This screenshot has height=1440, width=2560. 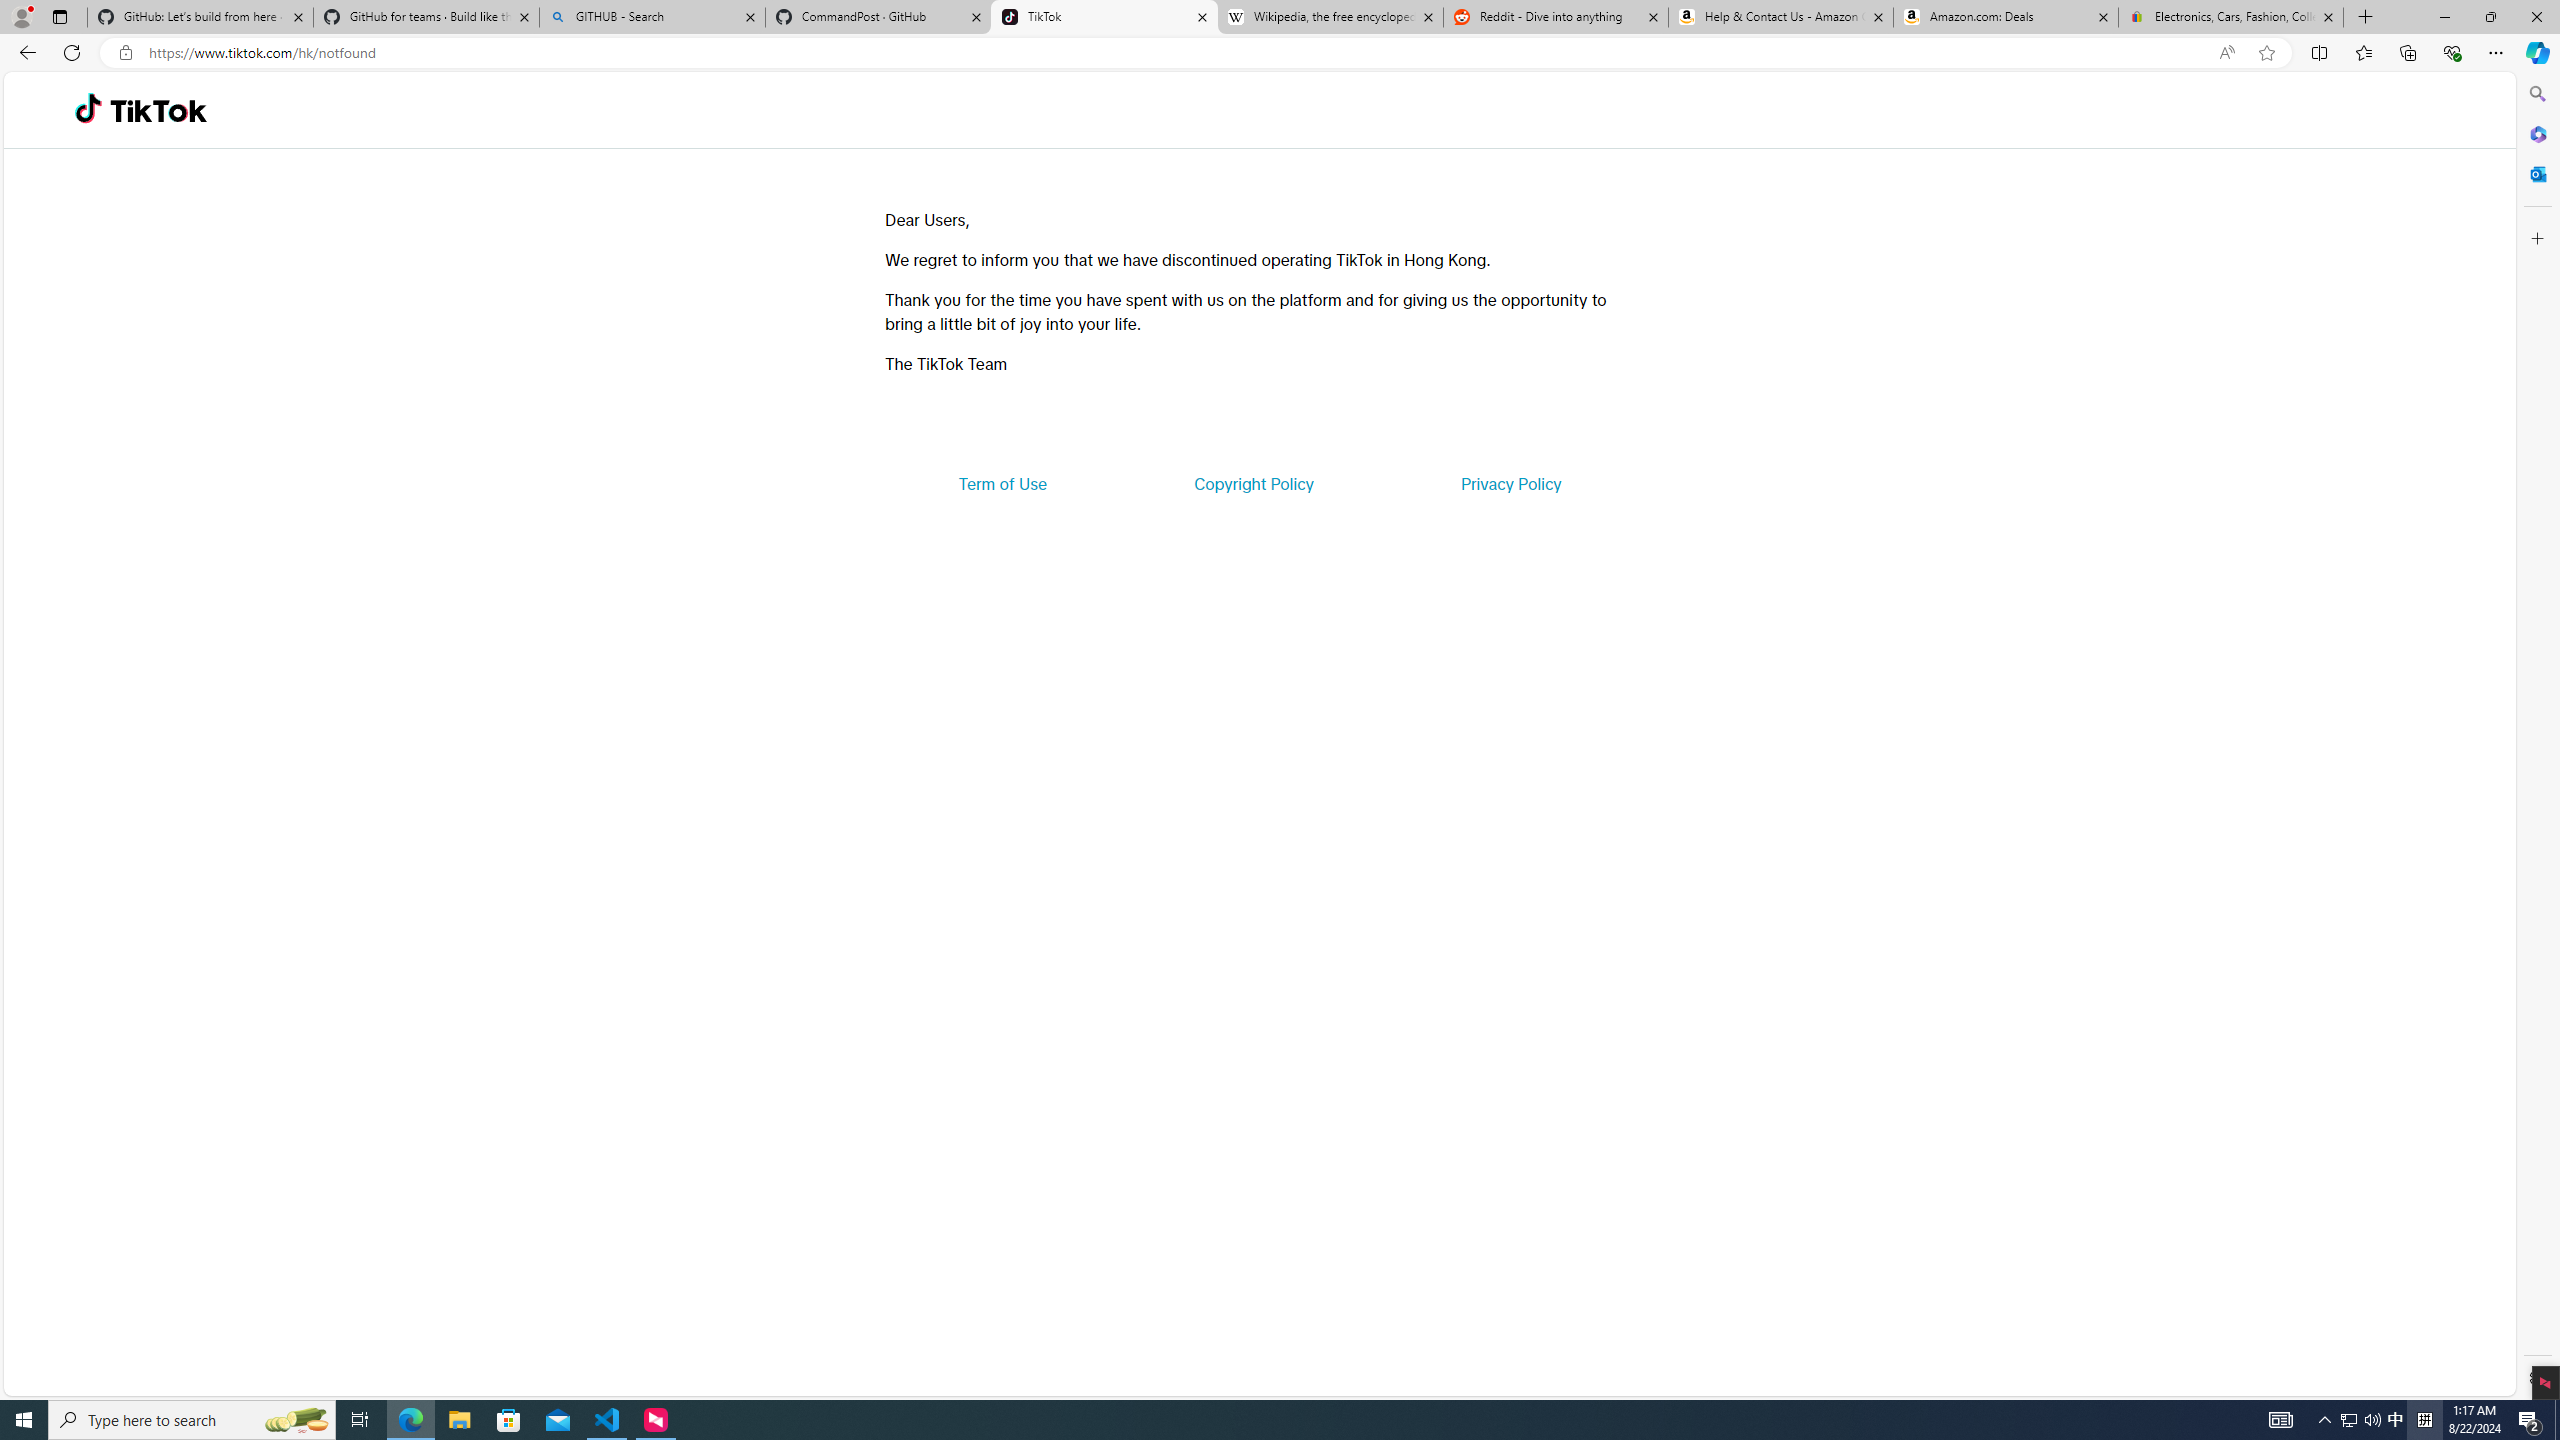 I want to click on 'GITHUB - Search', so click(x=651, y=16).